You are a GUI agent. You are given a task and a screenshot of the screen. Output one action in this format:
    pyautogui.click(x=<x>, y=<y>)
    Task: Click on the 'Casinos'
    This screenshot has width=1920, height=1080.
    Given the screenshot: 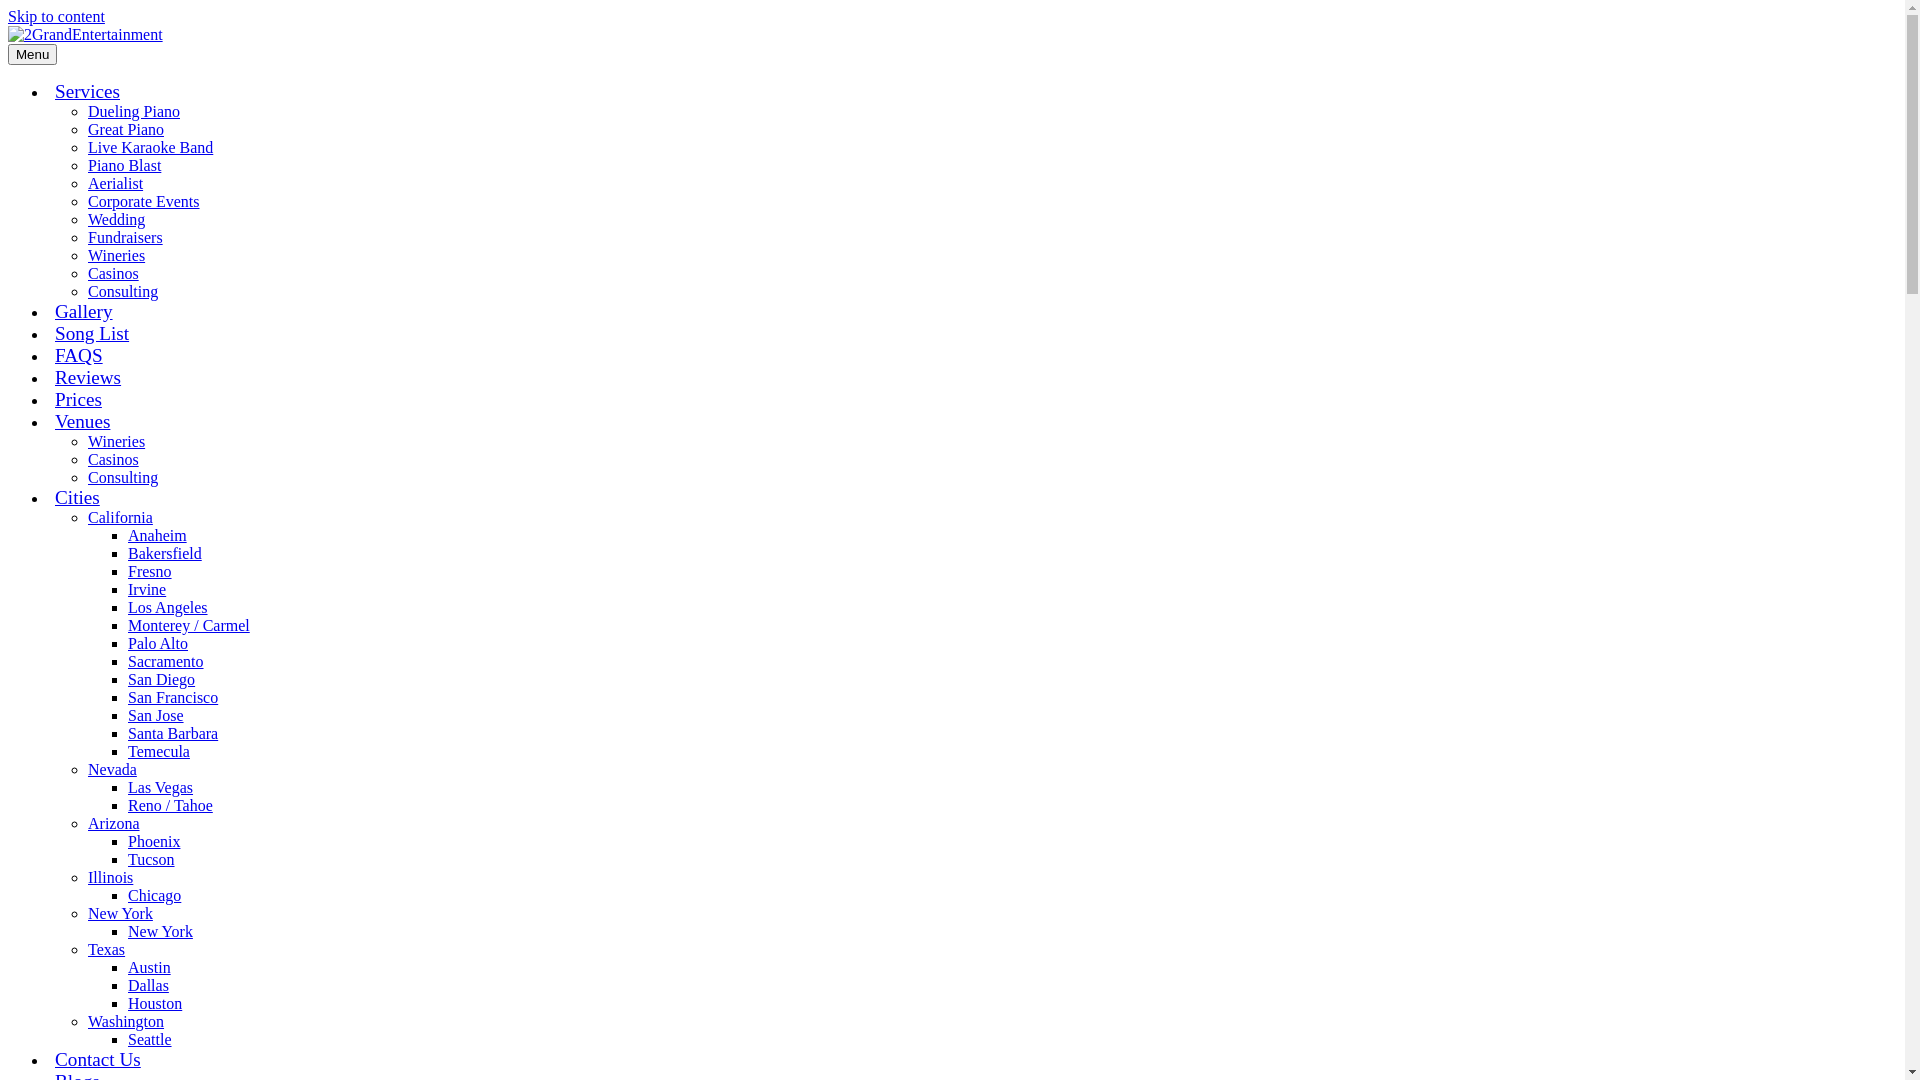 What is the action you would take?
    pyautogui.click(x=112, y=459)
    